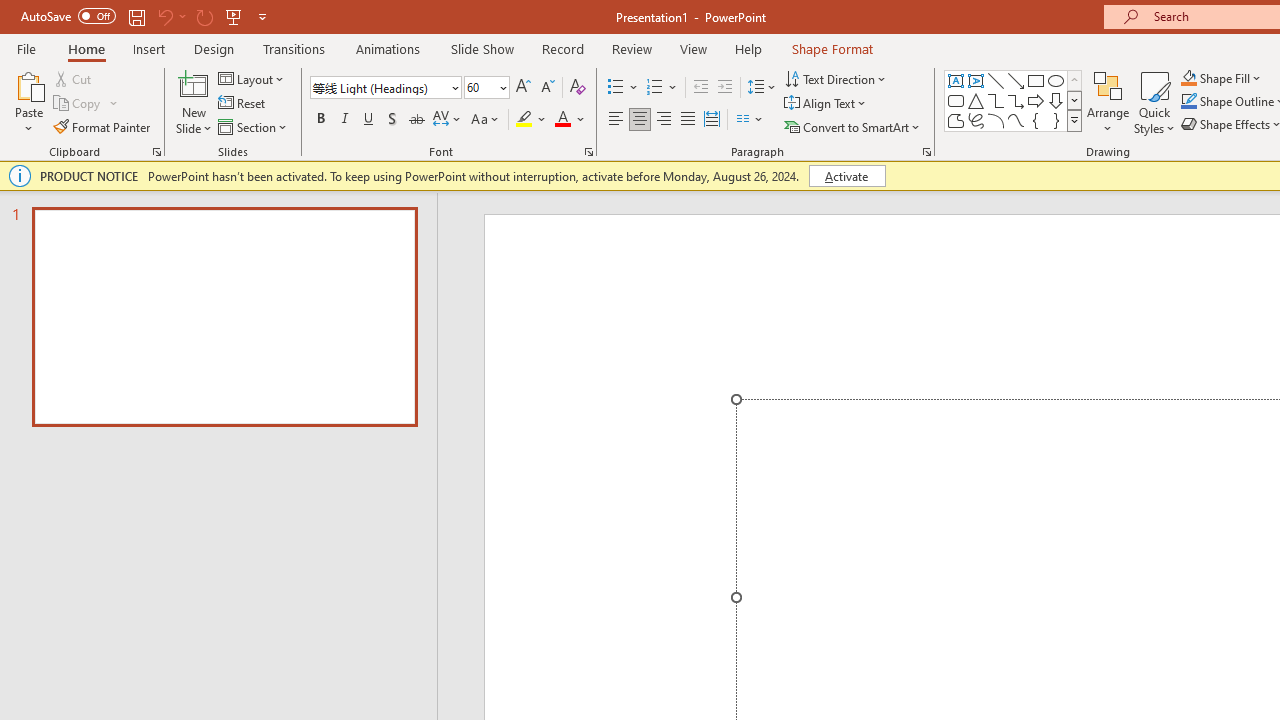 The height and width of the screenshot is (720, 1280). Describe the element at coordinates (663, 119) in the screenshot. I see `'Align Right'` at that location.